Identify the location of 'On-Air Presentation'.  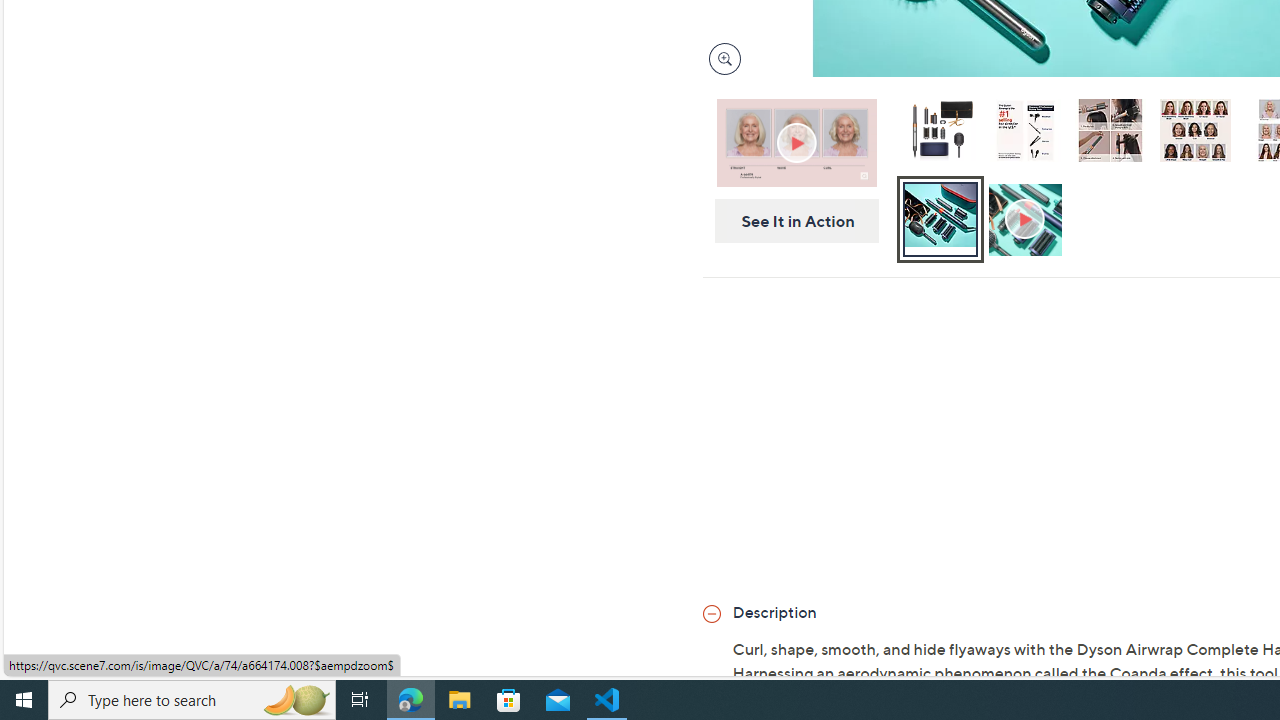
(795, 141).